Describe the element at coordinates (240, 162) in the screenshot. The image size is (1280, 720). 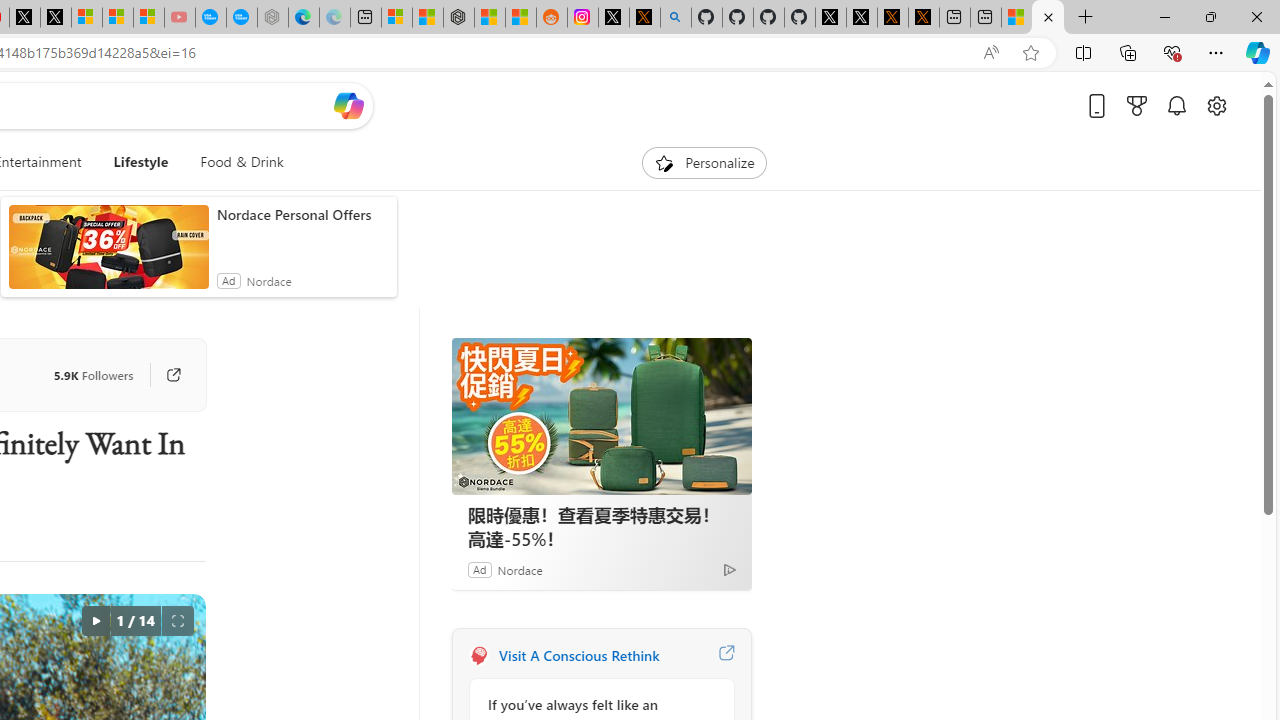
I see `'Food & Drink'` at that location.